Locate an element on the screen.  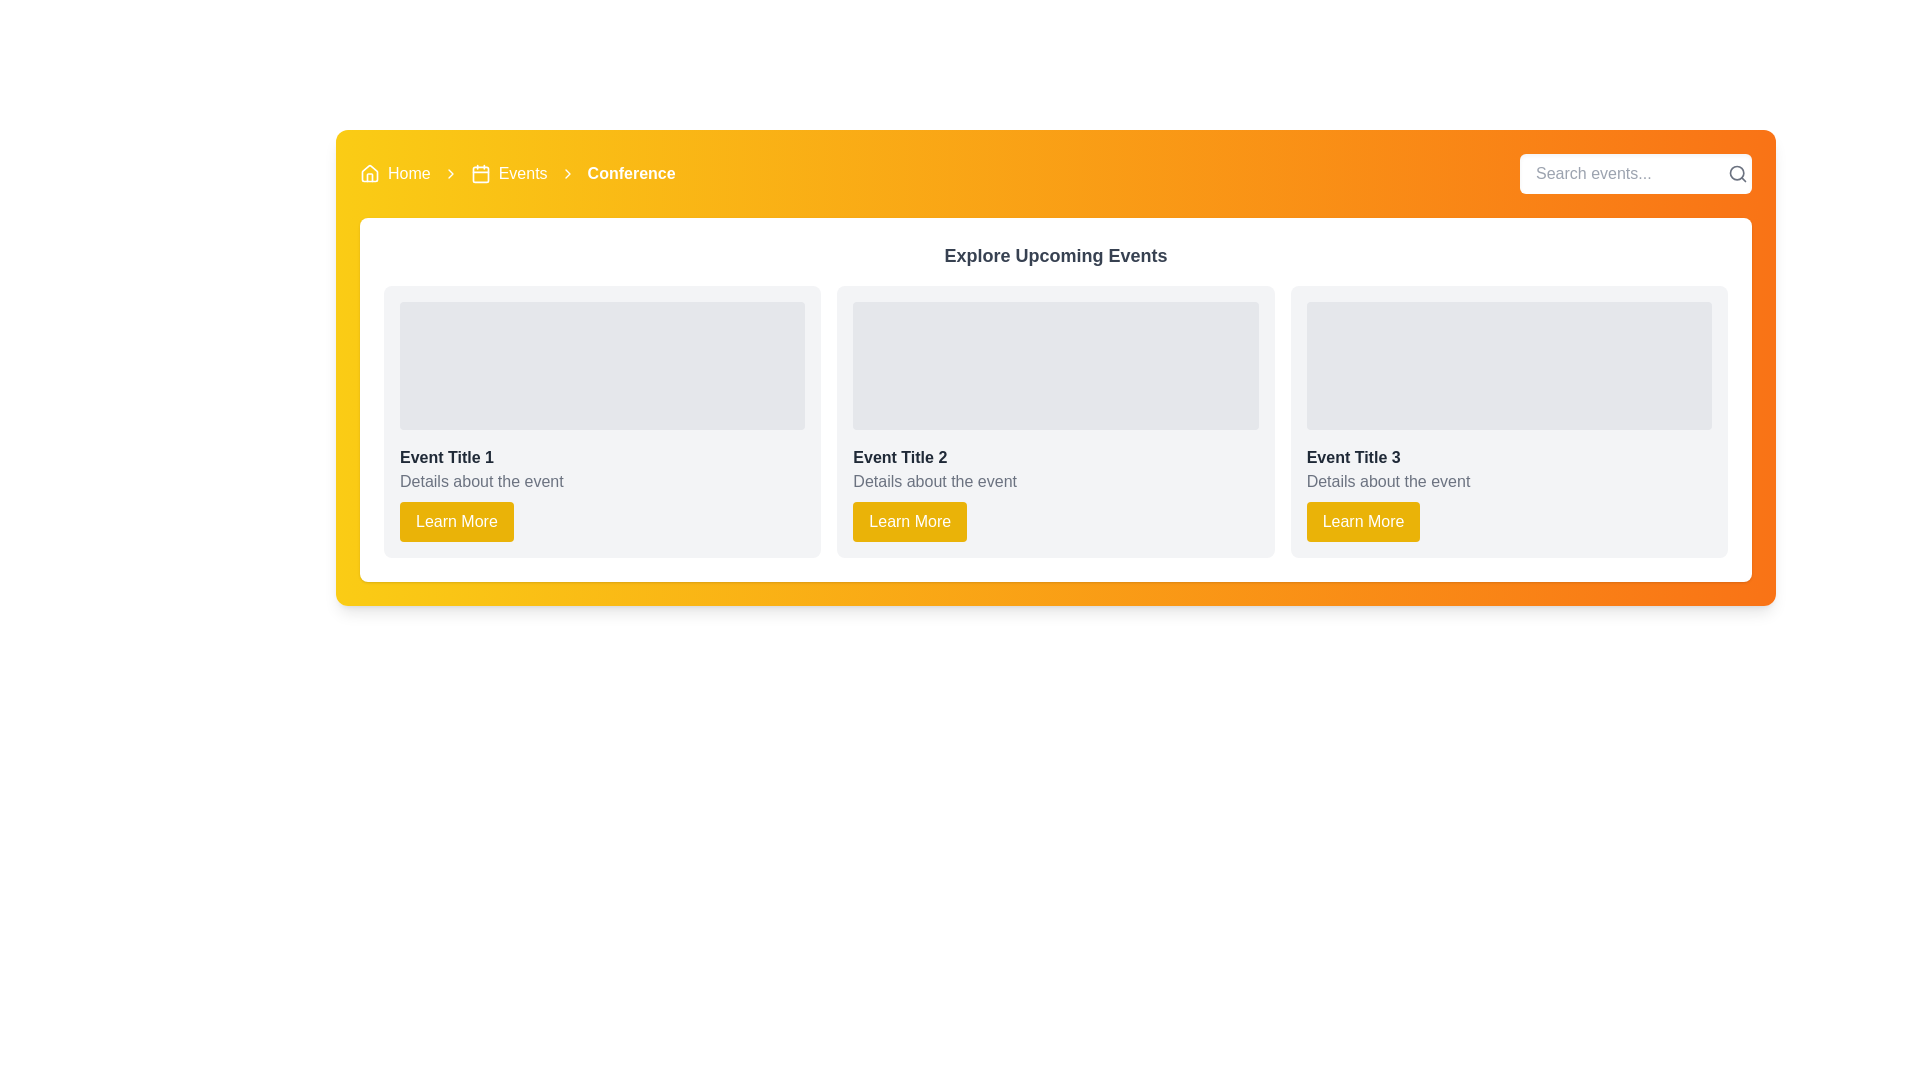
the search icon located to the right of the Search input field with placeholder text 'Search events...' in the top right corner of the header section is located at coordinates (1636, 172).